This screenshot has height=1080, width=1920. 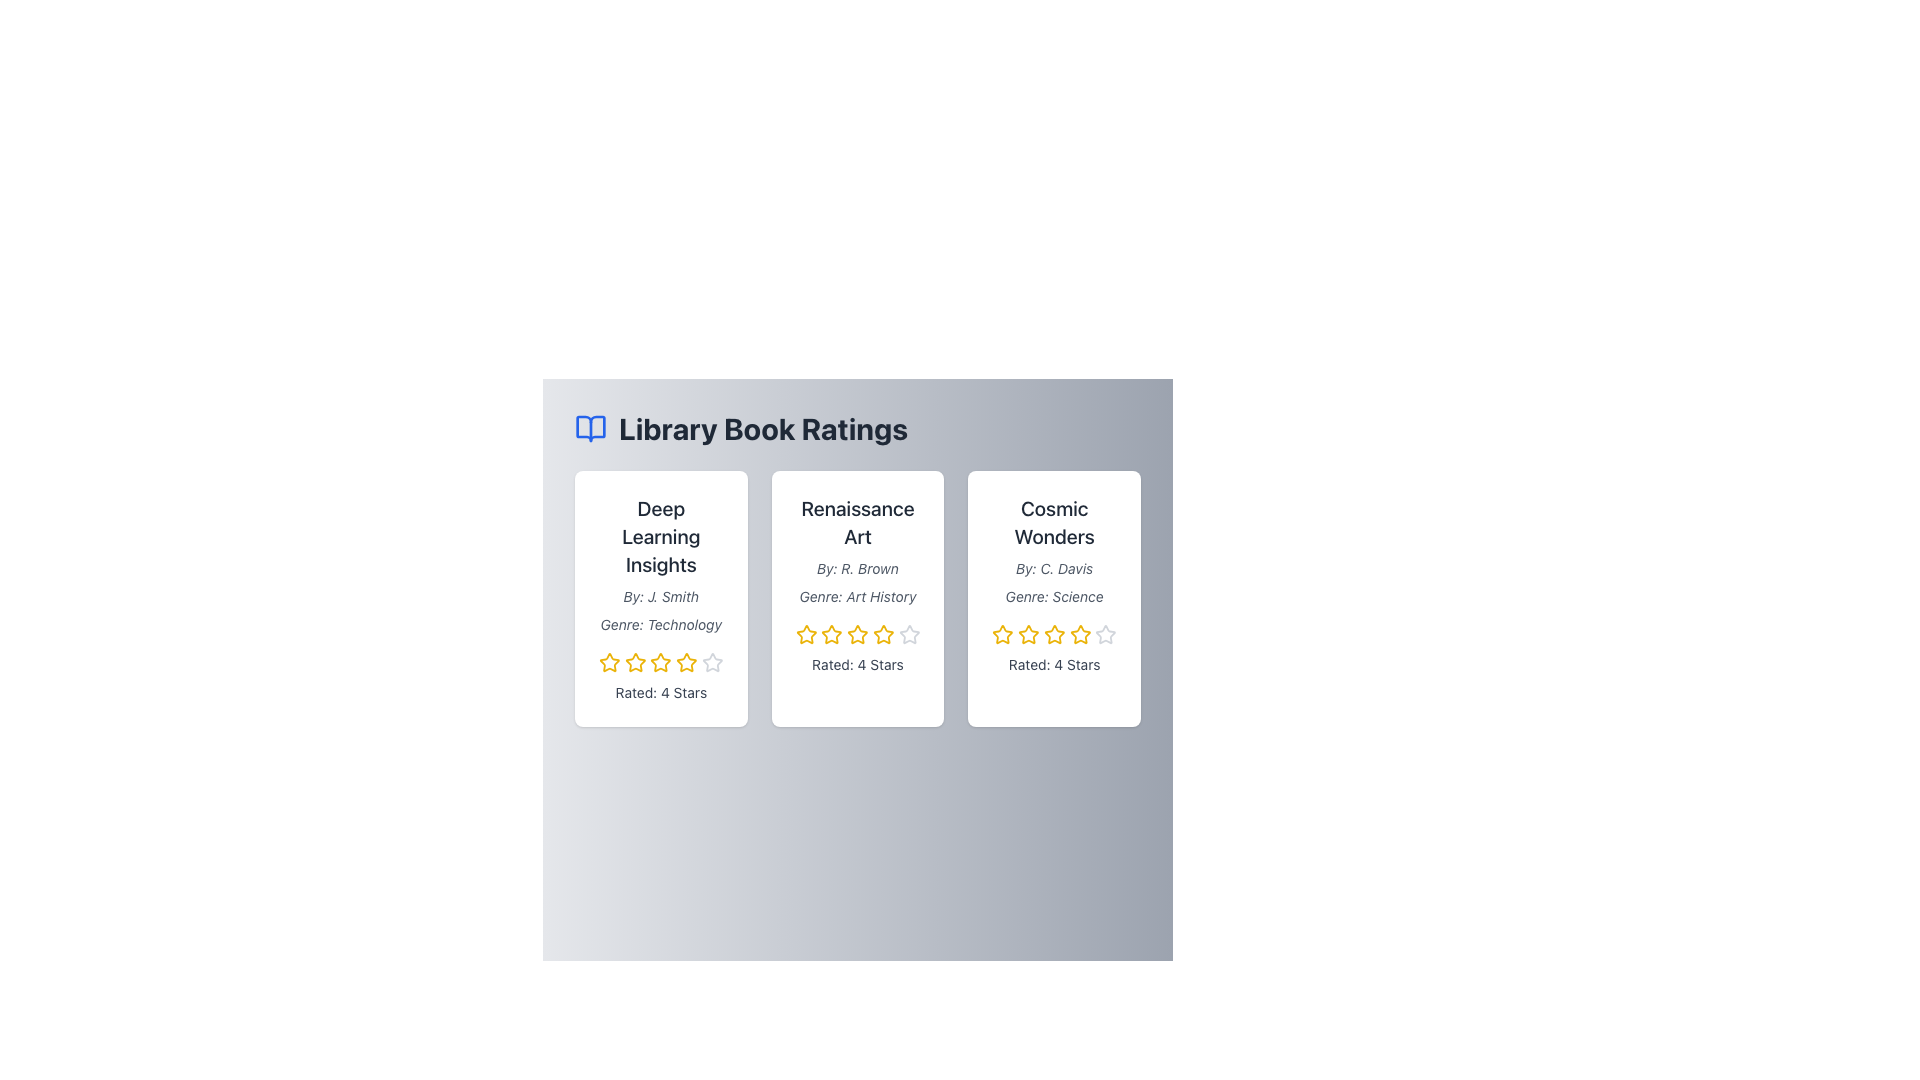 What do you see at coordinates (858, 635) in the screenshot?
I see `the fourth star icon in the rating section for the book 'Renaissance Art'` at bounding box center [858, 635].